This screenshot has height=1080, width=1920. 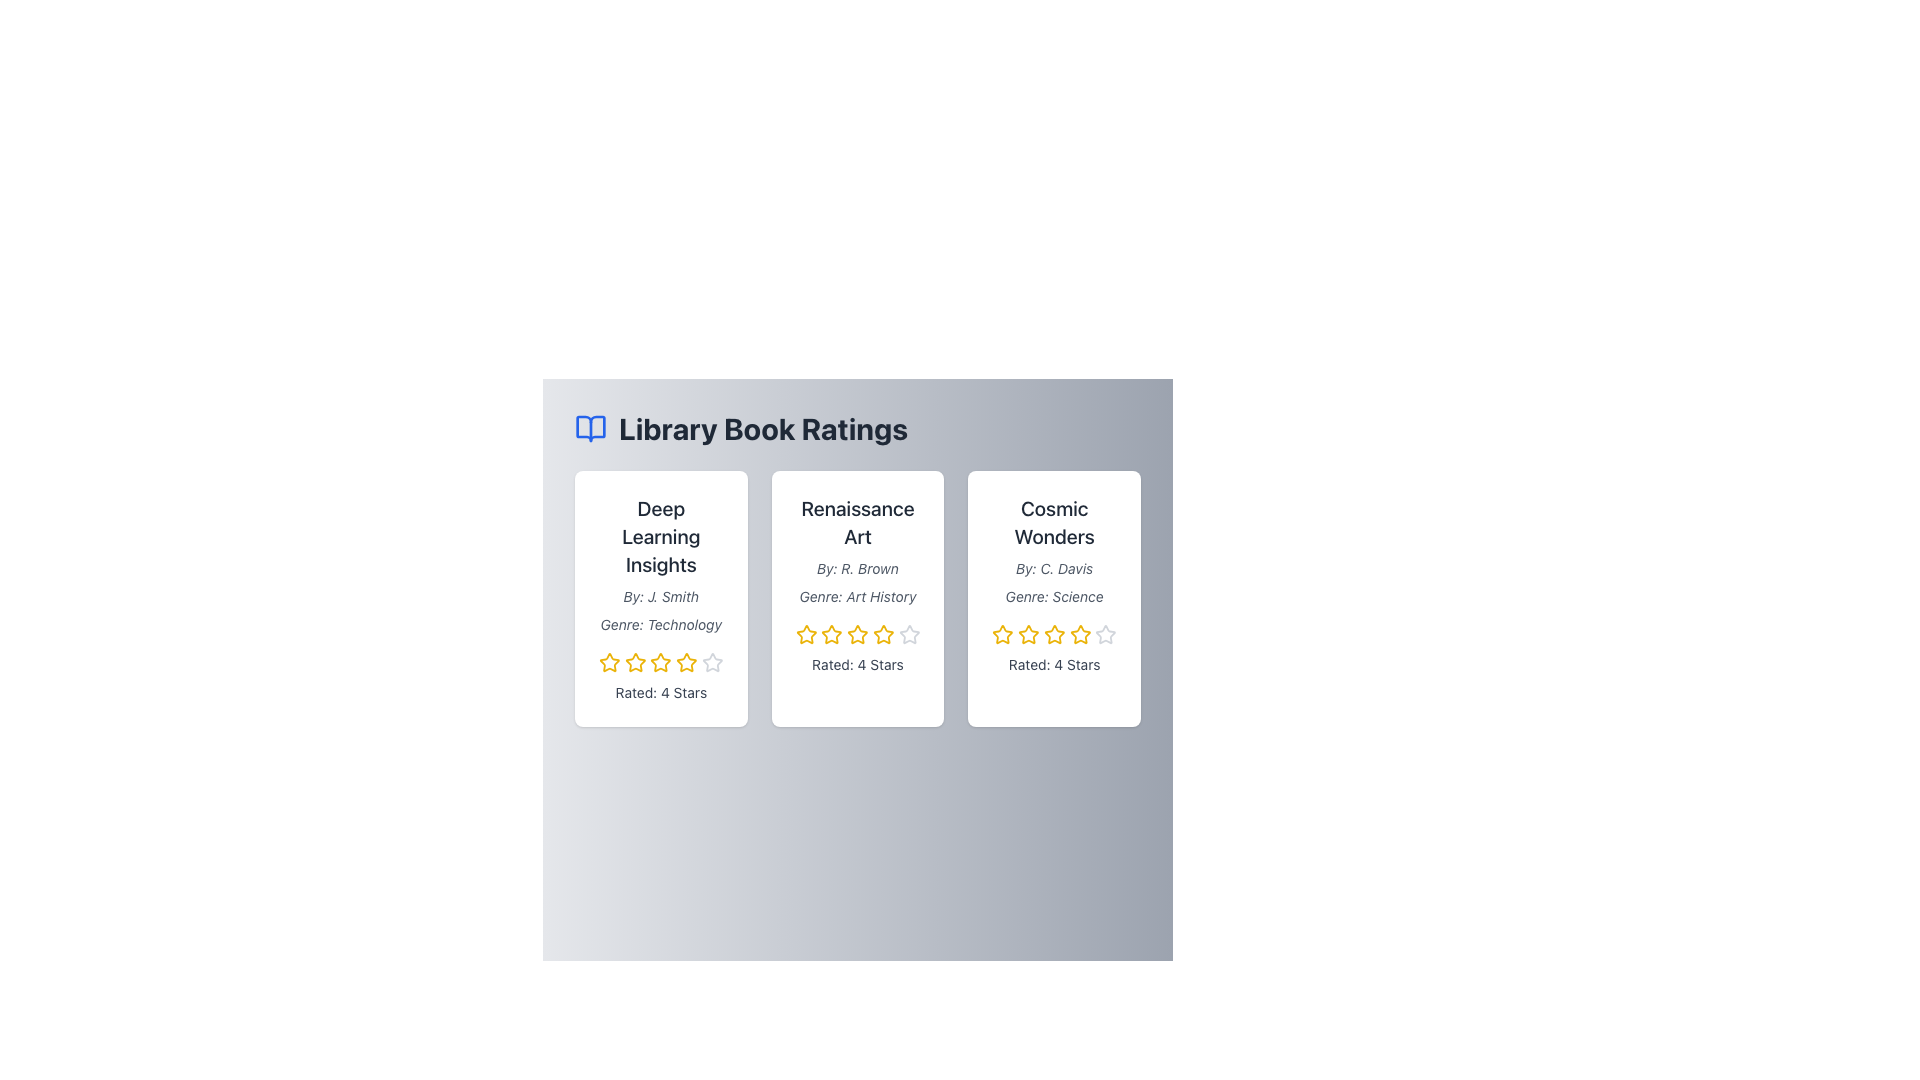 What do you see at coordinates (858, 635) in the screenshot?
I see `the fourth star icon in the rating section for the book 'Renaissance Art'` at bounding box center [858, 635].